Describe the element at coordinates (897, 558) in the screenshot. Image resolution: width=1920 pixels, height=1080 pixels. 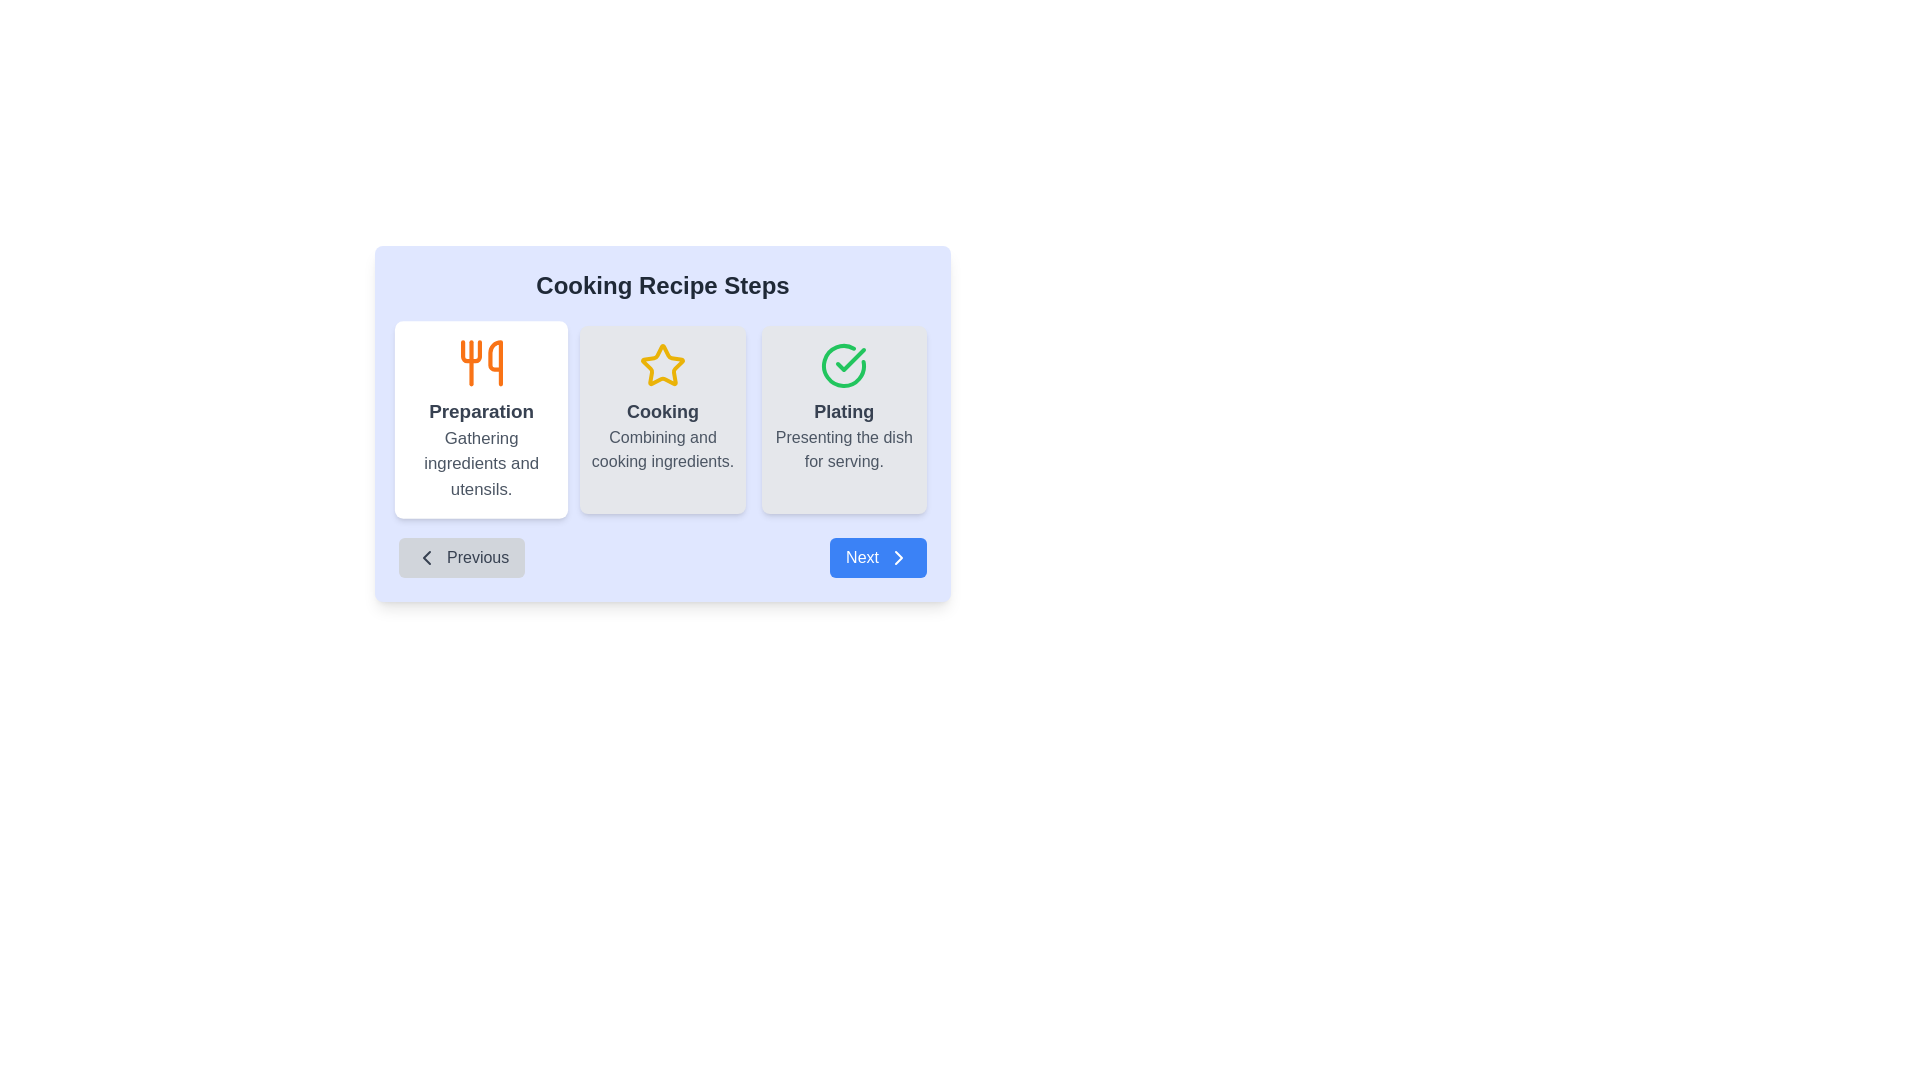
I see `the chevron icon within the 'Next' button located at the bottom-right corner of the interface` at that location.